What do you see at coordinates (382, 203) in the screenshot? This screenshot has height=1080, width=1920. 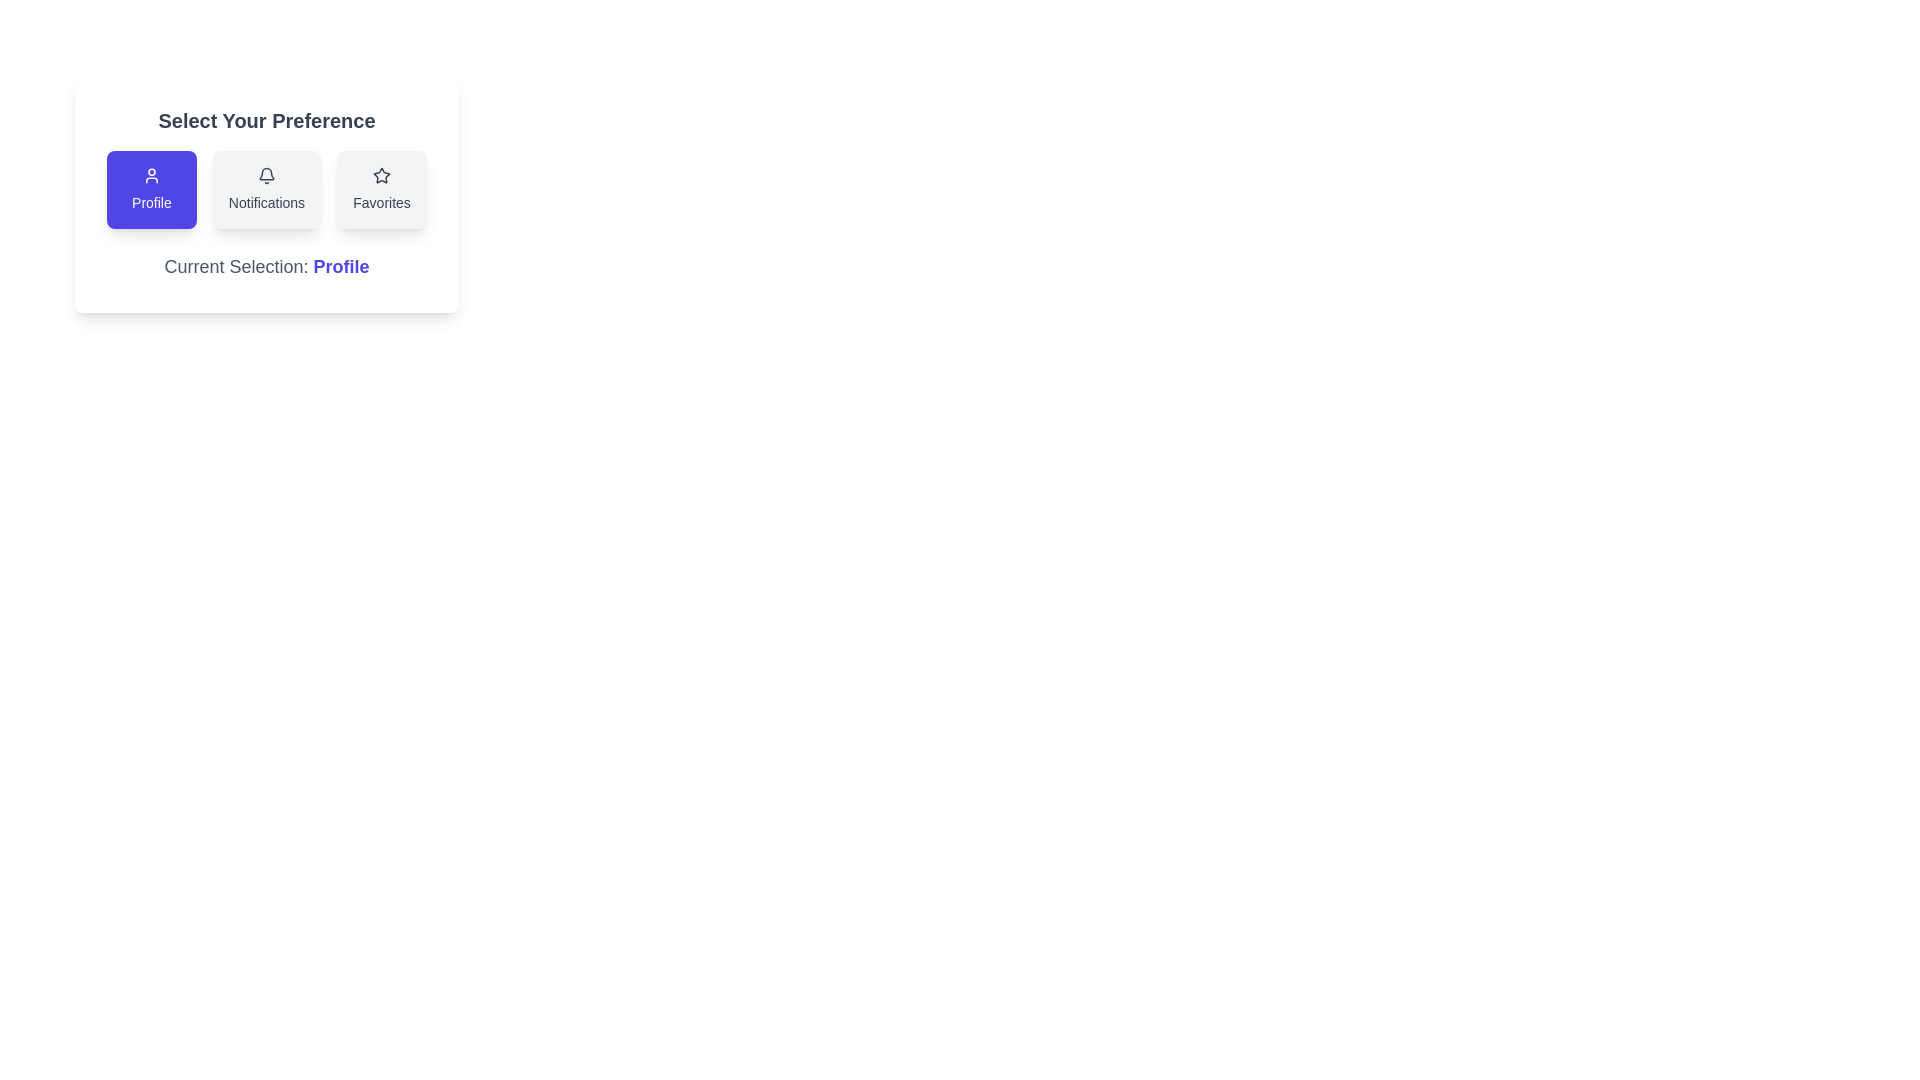 I see `the third text label that describes the 'Favorites' option within the preference selection interface, located below the star icon` at bounding box center [382, 203].